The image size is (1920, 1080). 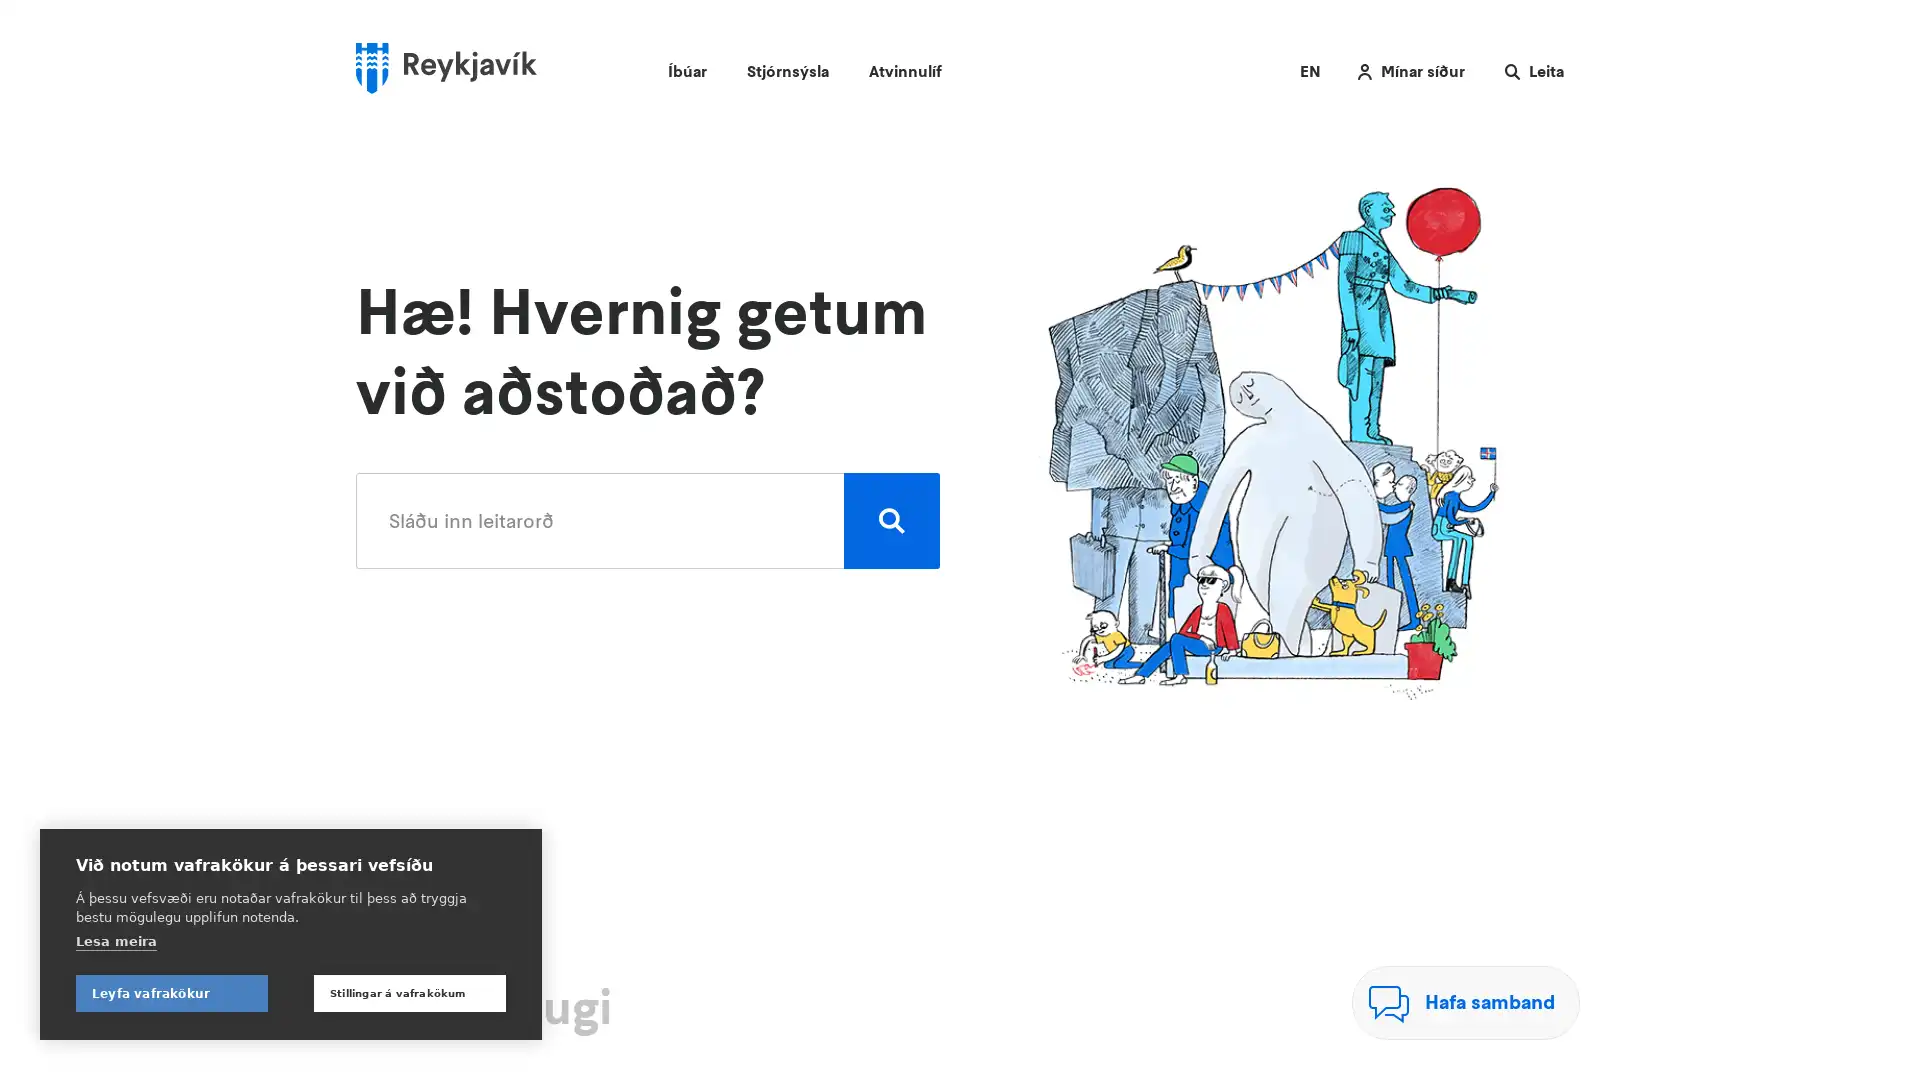 I want to click on Ibuar, so click(x=687, y=67).